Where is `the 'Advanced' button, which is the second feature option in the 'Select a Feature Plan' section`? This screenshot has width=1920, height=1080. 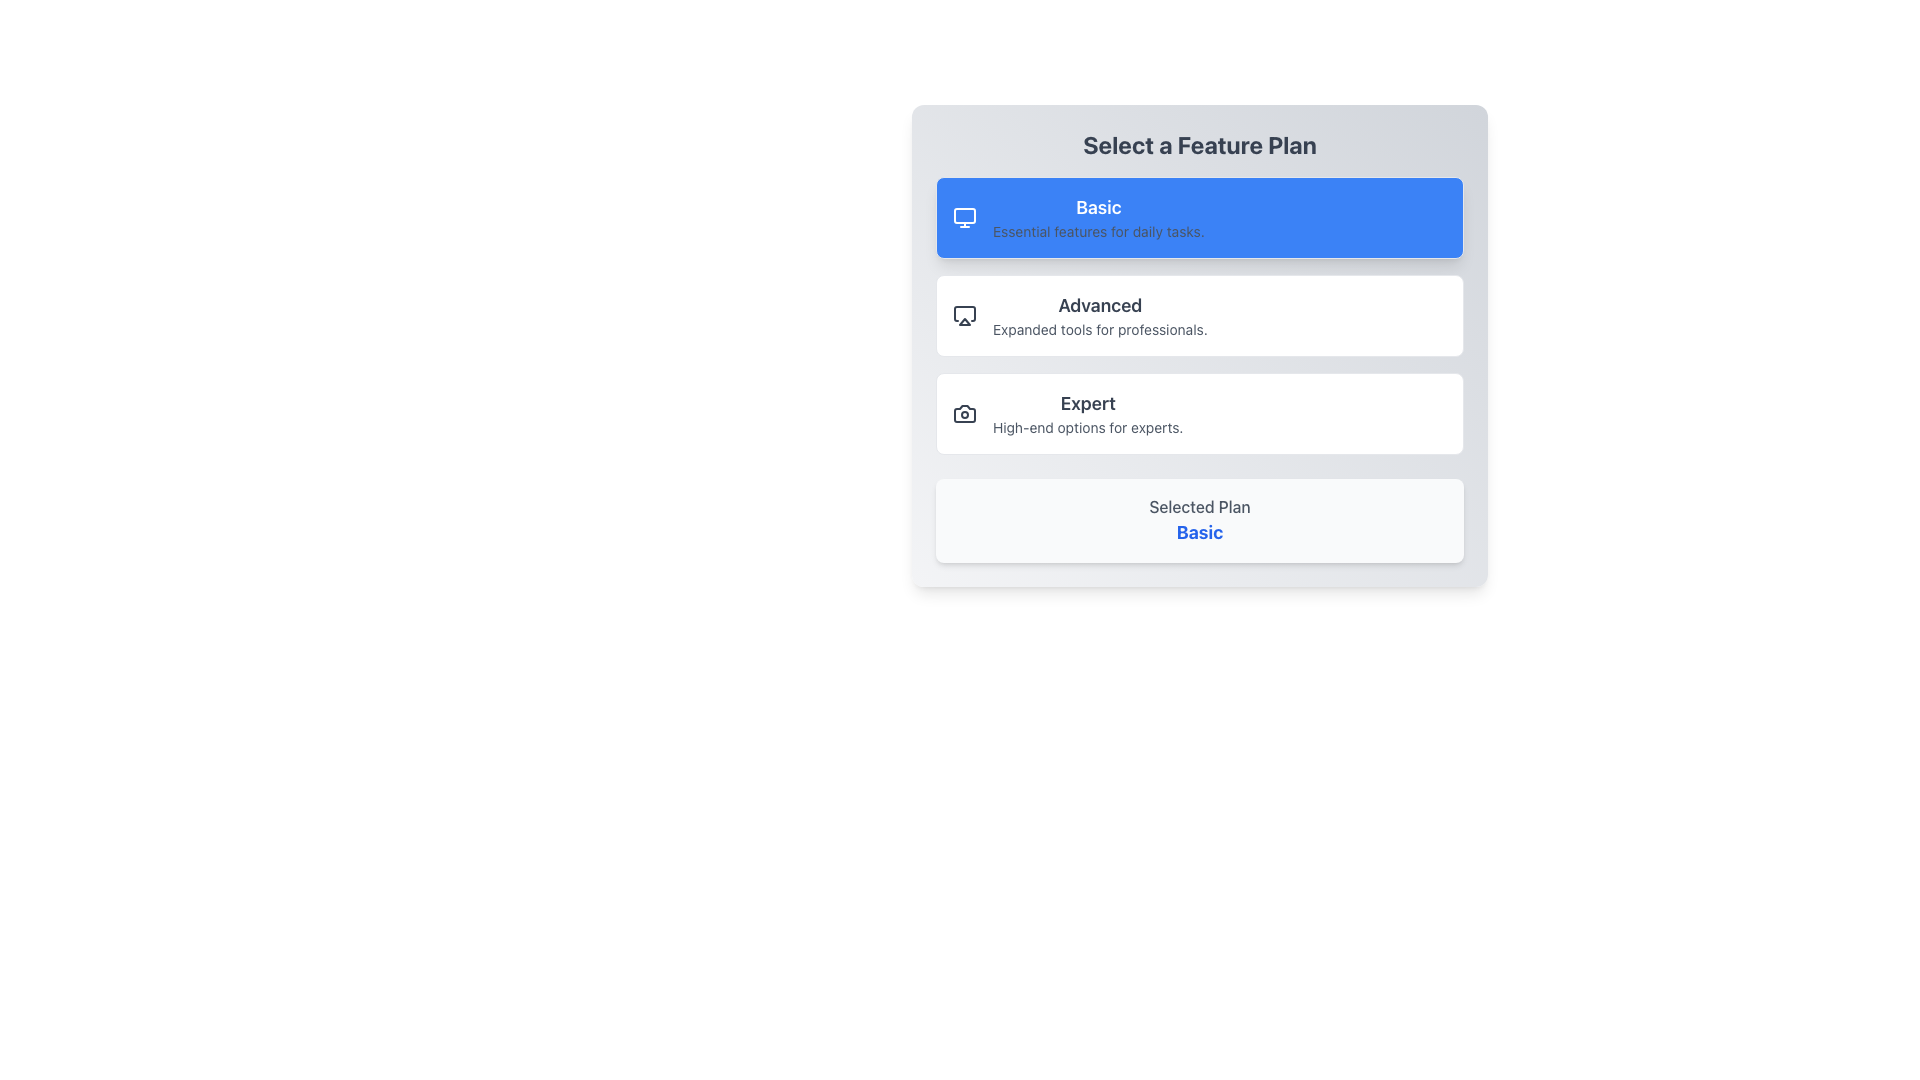
the 'Advanced' button, which is the second feature option in the 'Select a Feature Plan' section is located at coordinates (1200, 345).